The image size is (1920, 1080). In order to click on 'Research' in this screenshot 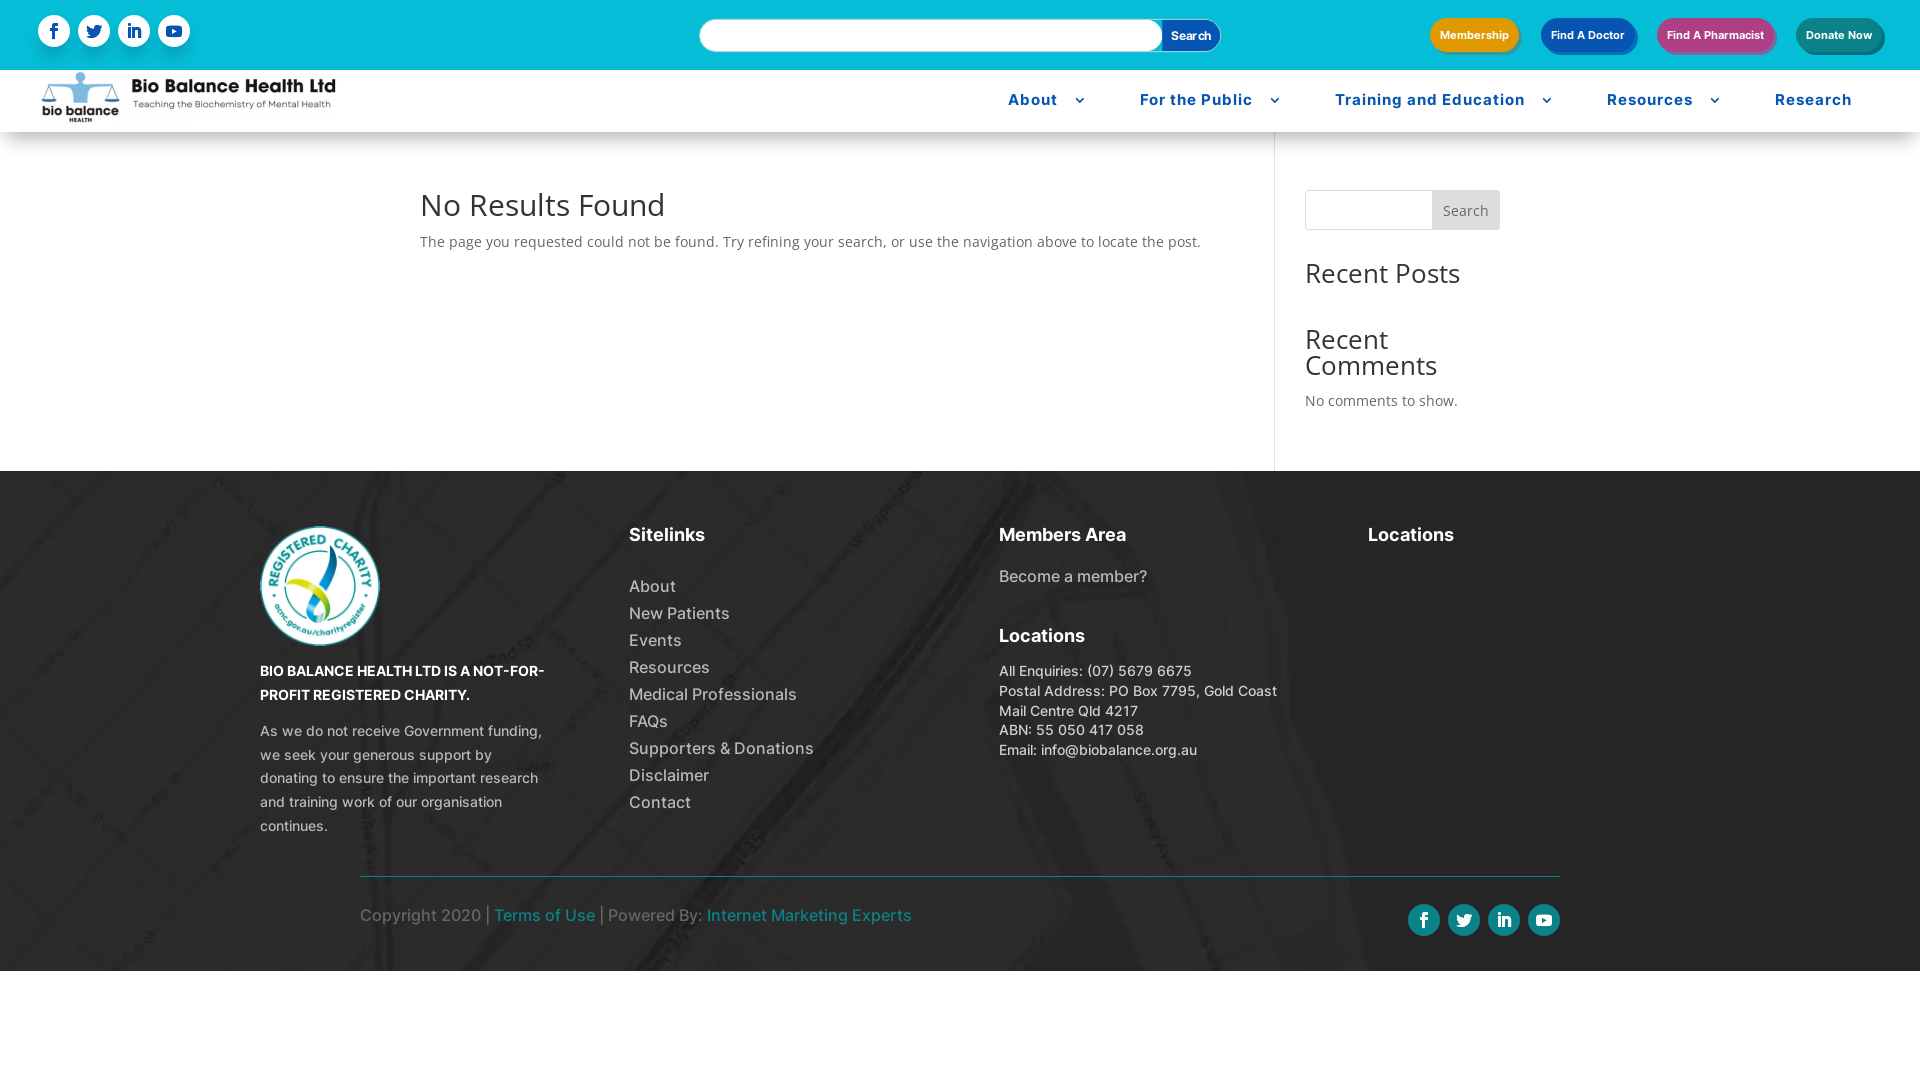, I will do `click(1813, 100)`.